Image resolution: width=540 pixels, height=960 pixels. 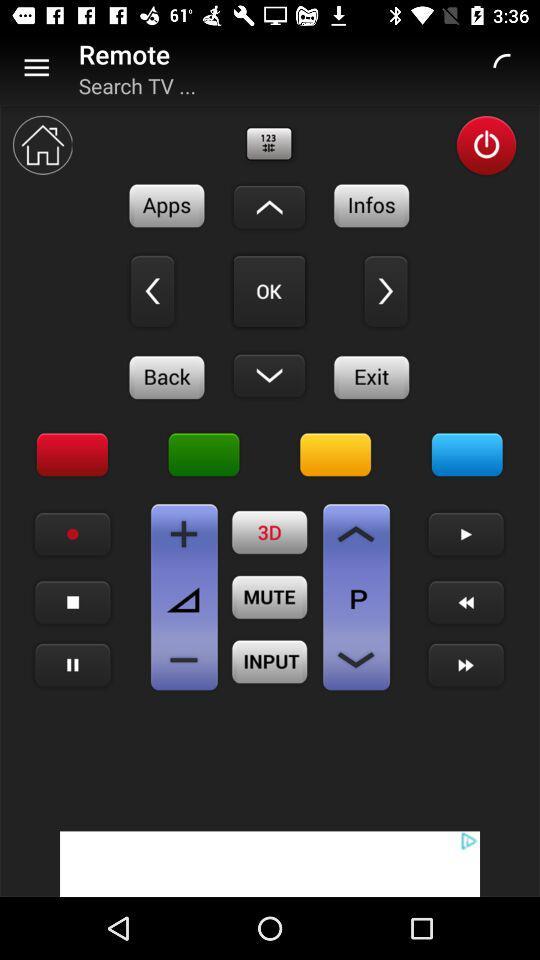 I want to click on colour change button, so click(x=467, y=455).